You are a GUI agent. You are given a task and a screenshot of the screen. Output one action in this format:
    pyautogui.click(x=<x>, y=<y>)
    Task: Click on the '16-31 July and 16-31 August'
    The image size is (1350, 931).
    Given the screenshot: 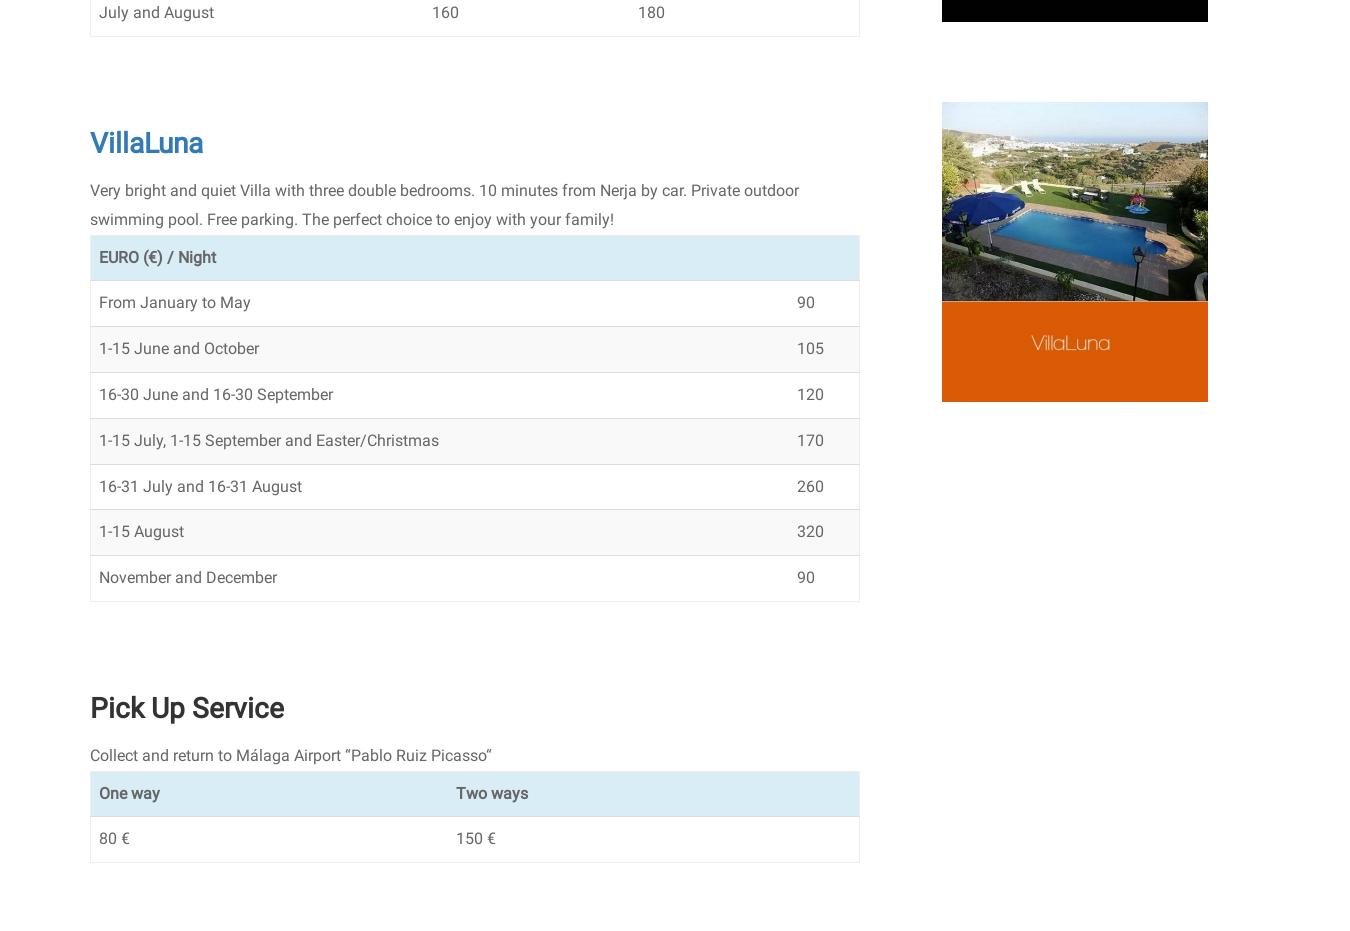 What is the action you would take?
    pyautogui.click(x=200, y=485)
    